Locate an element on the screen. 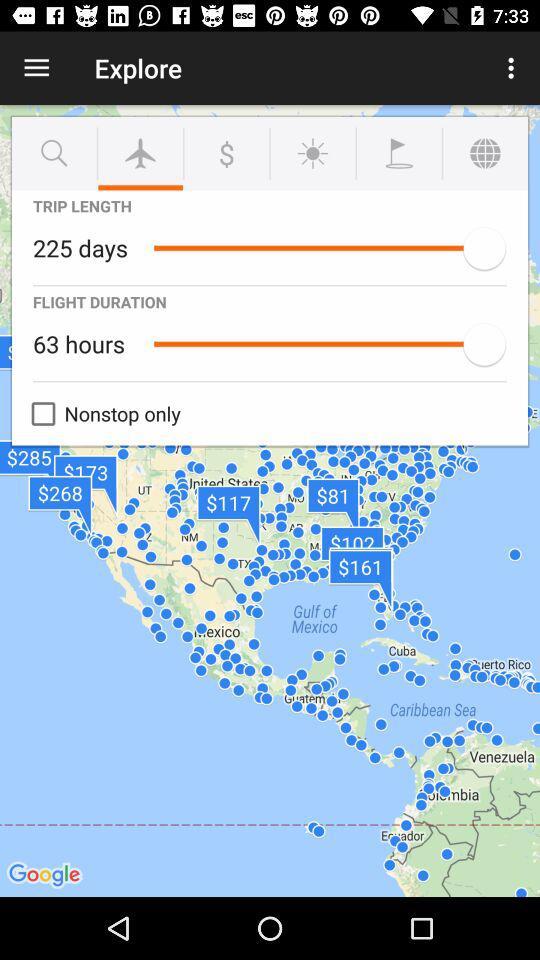  the icon next to the explore item is located at coordinates (513, 68).